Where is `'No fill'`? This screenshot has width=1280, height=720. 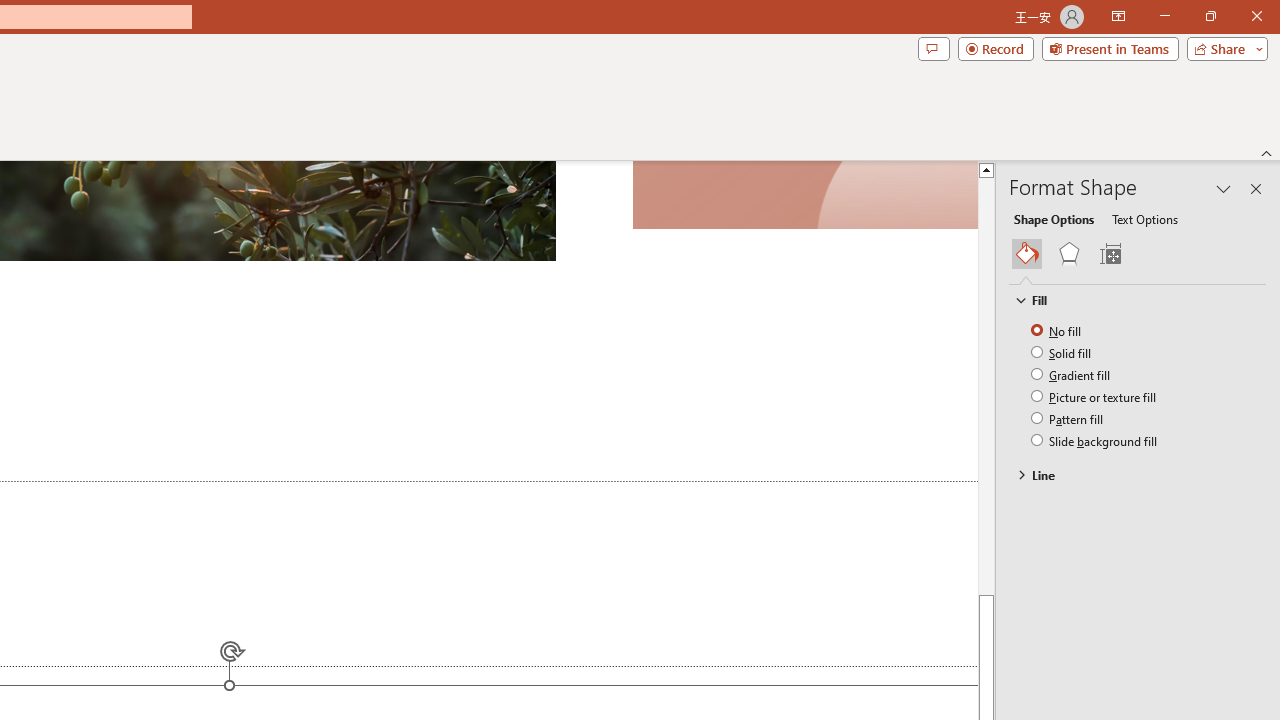
'No fill' is located at coordinates (1056, 329).